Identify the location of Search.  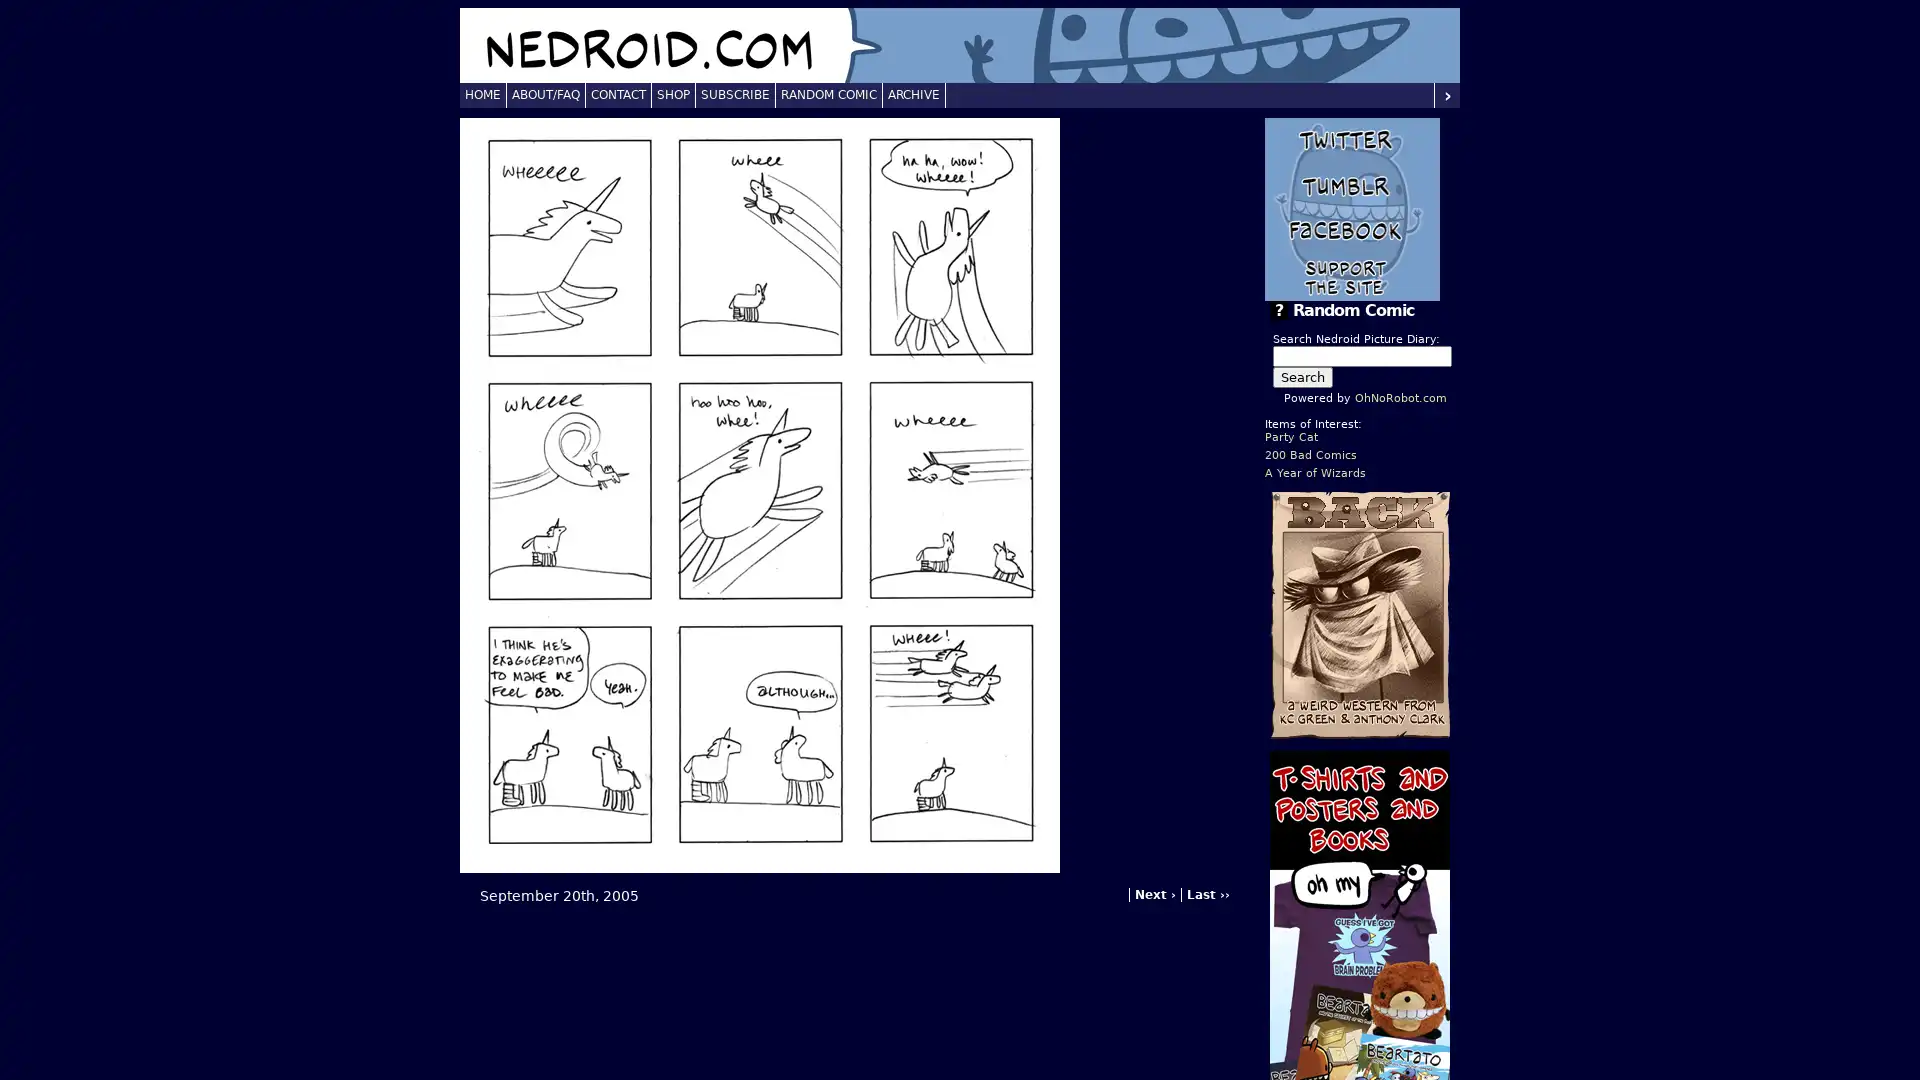
(1302, 377).